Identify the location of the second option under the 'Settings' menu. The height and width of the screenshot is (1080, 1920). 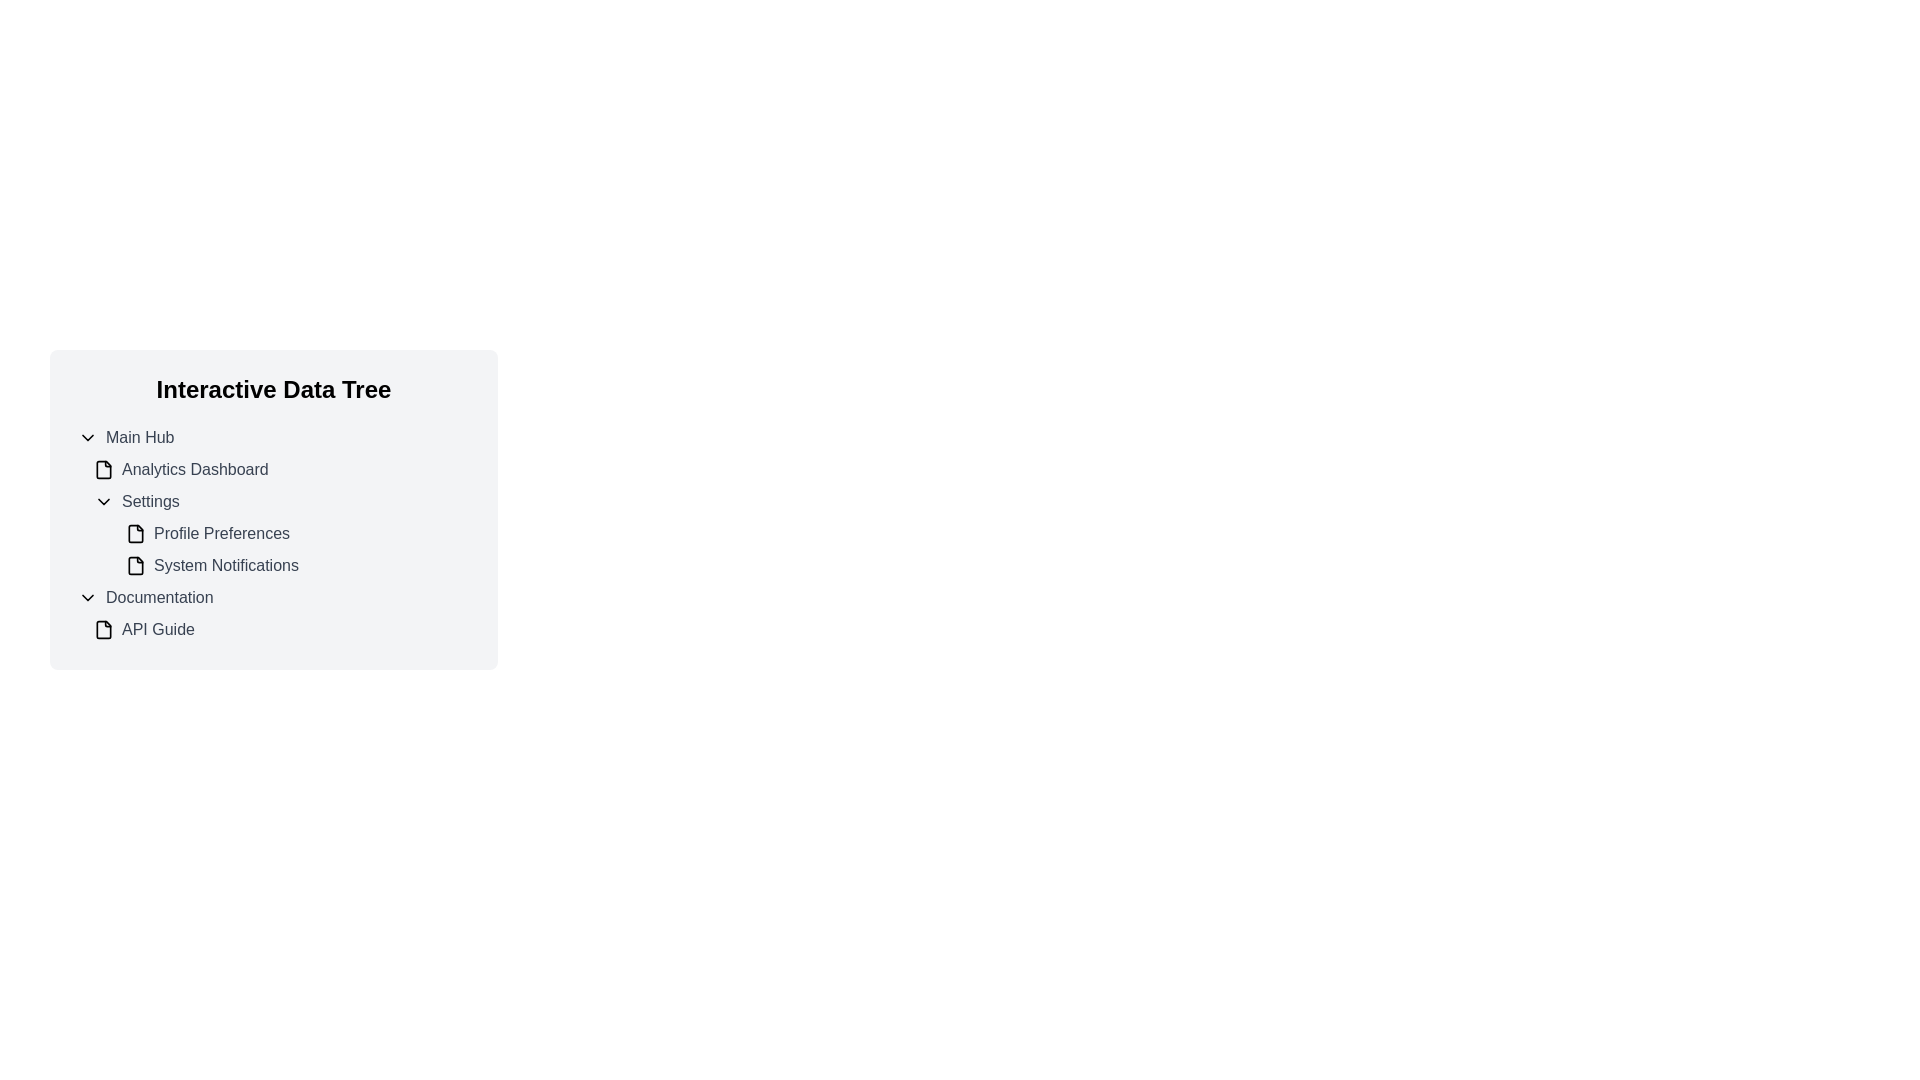
(296, 532).